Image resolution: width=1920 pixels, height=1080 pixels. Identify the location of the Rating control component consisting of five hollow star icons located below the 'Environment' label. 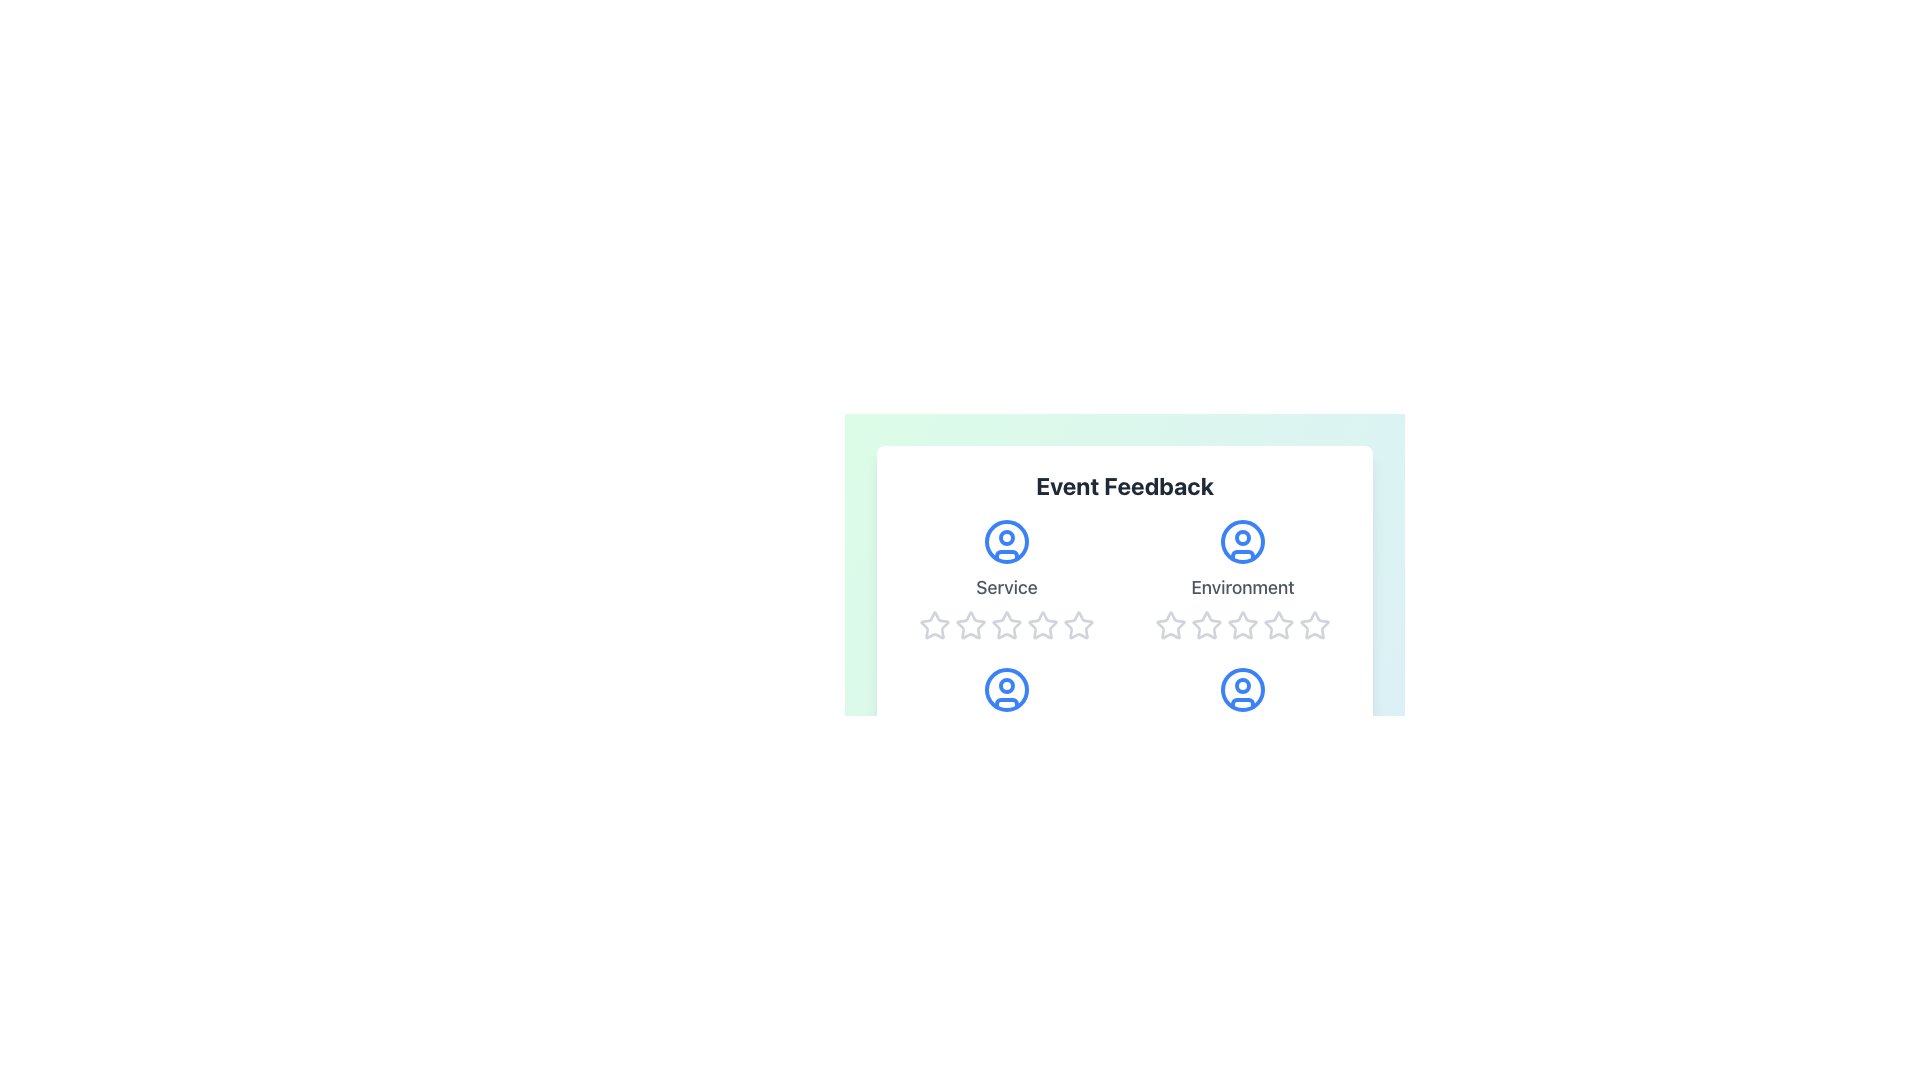
(1242, 624).